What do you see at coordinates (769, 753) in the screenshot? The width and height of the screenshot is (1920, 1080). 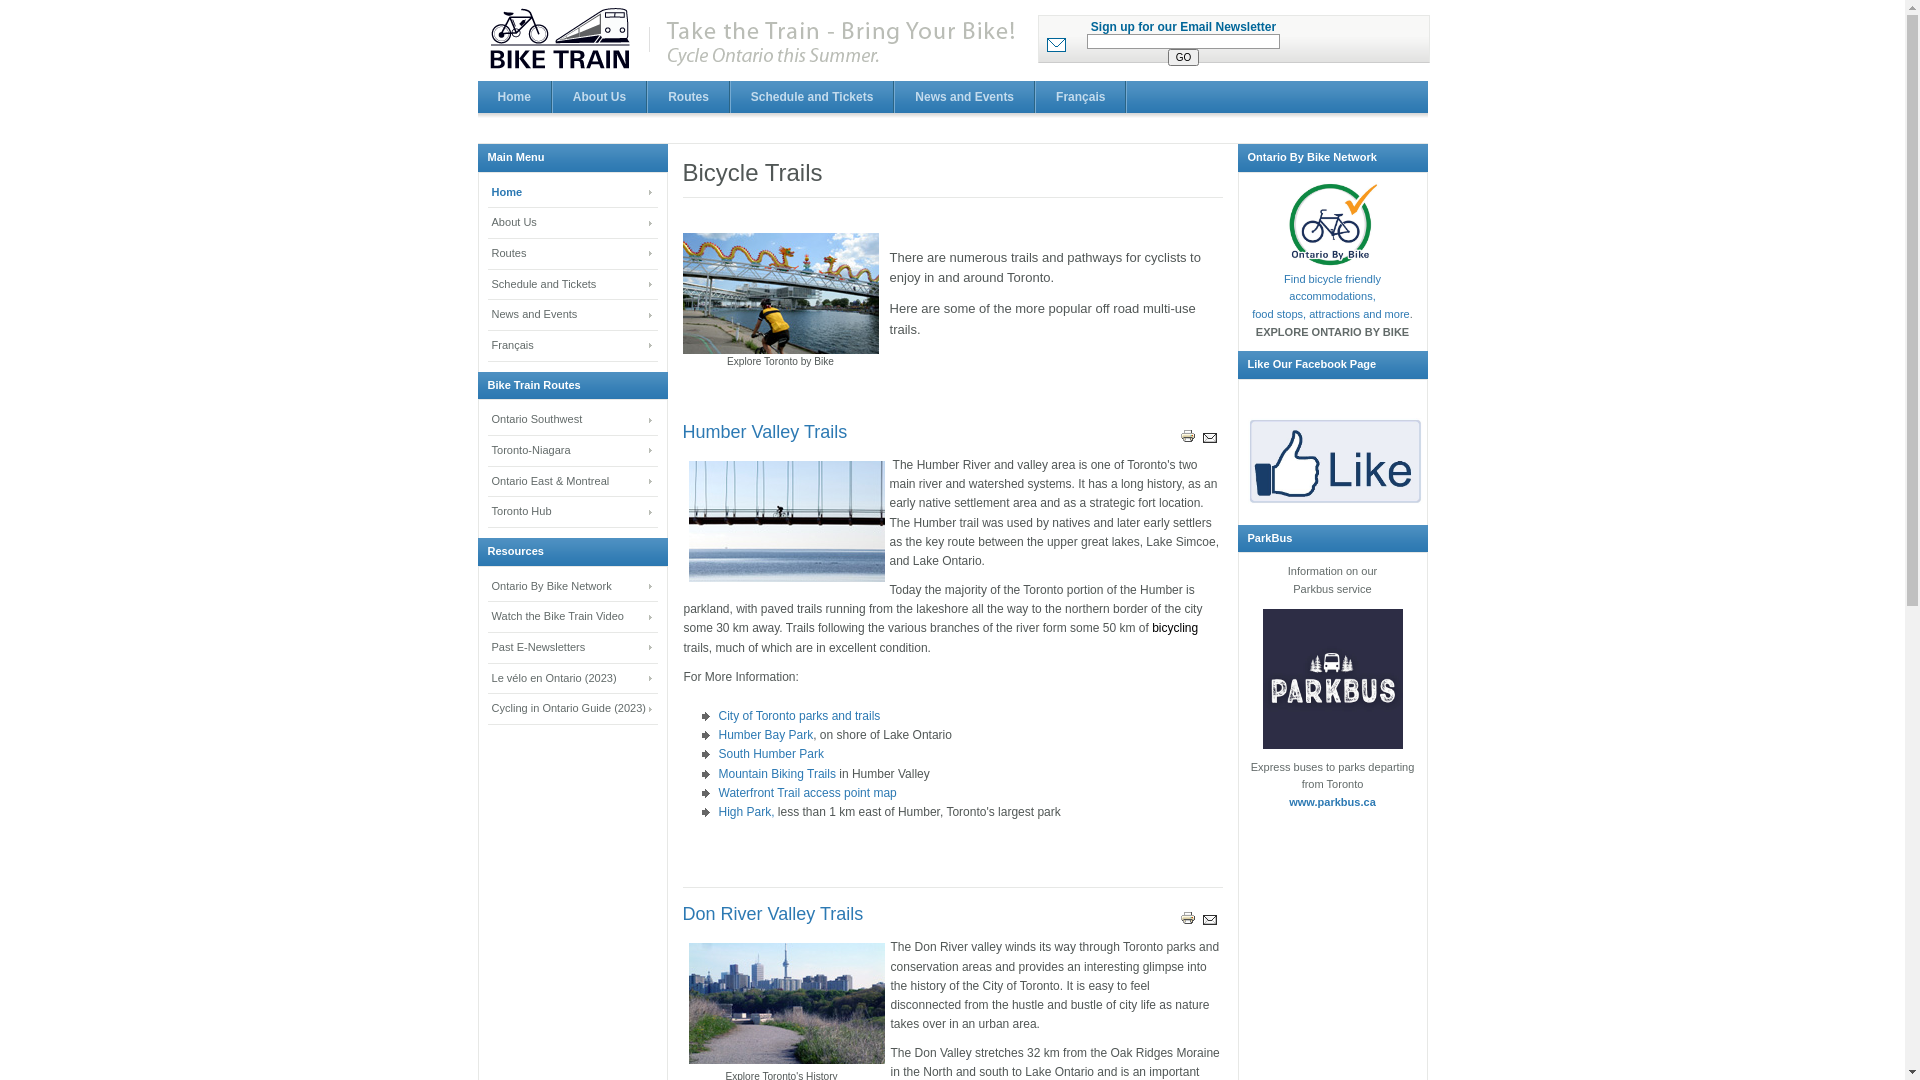 I see `'South Humber Park'` at bounding box center [769, 753].